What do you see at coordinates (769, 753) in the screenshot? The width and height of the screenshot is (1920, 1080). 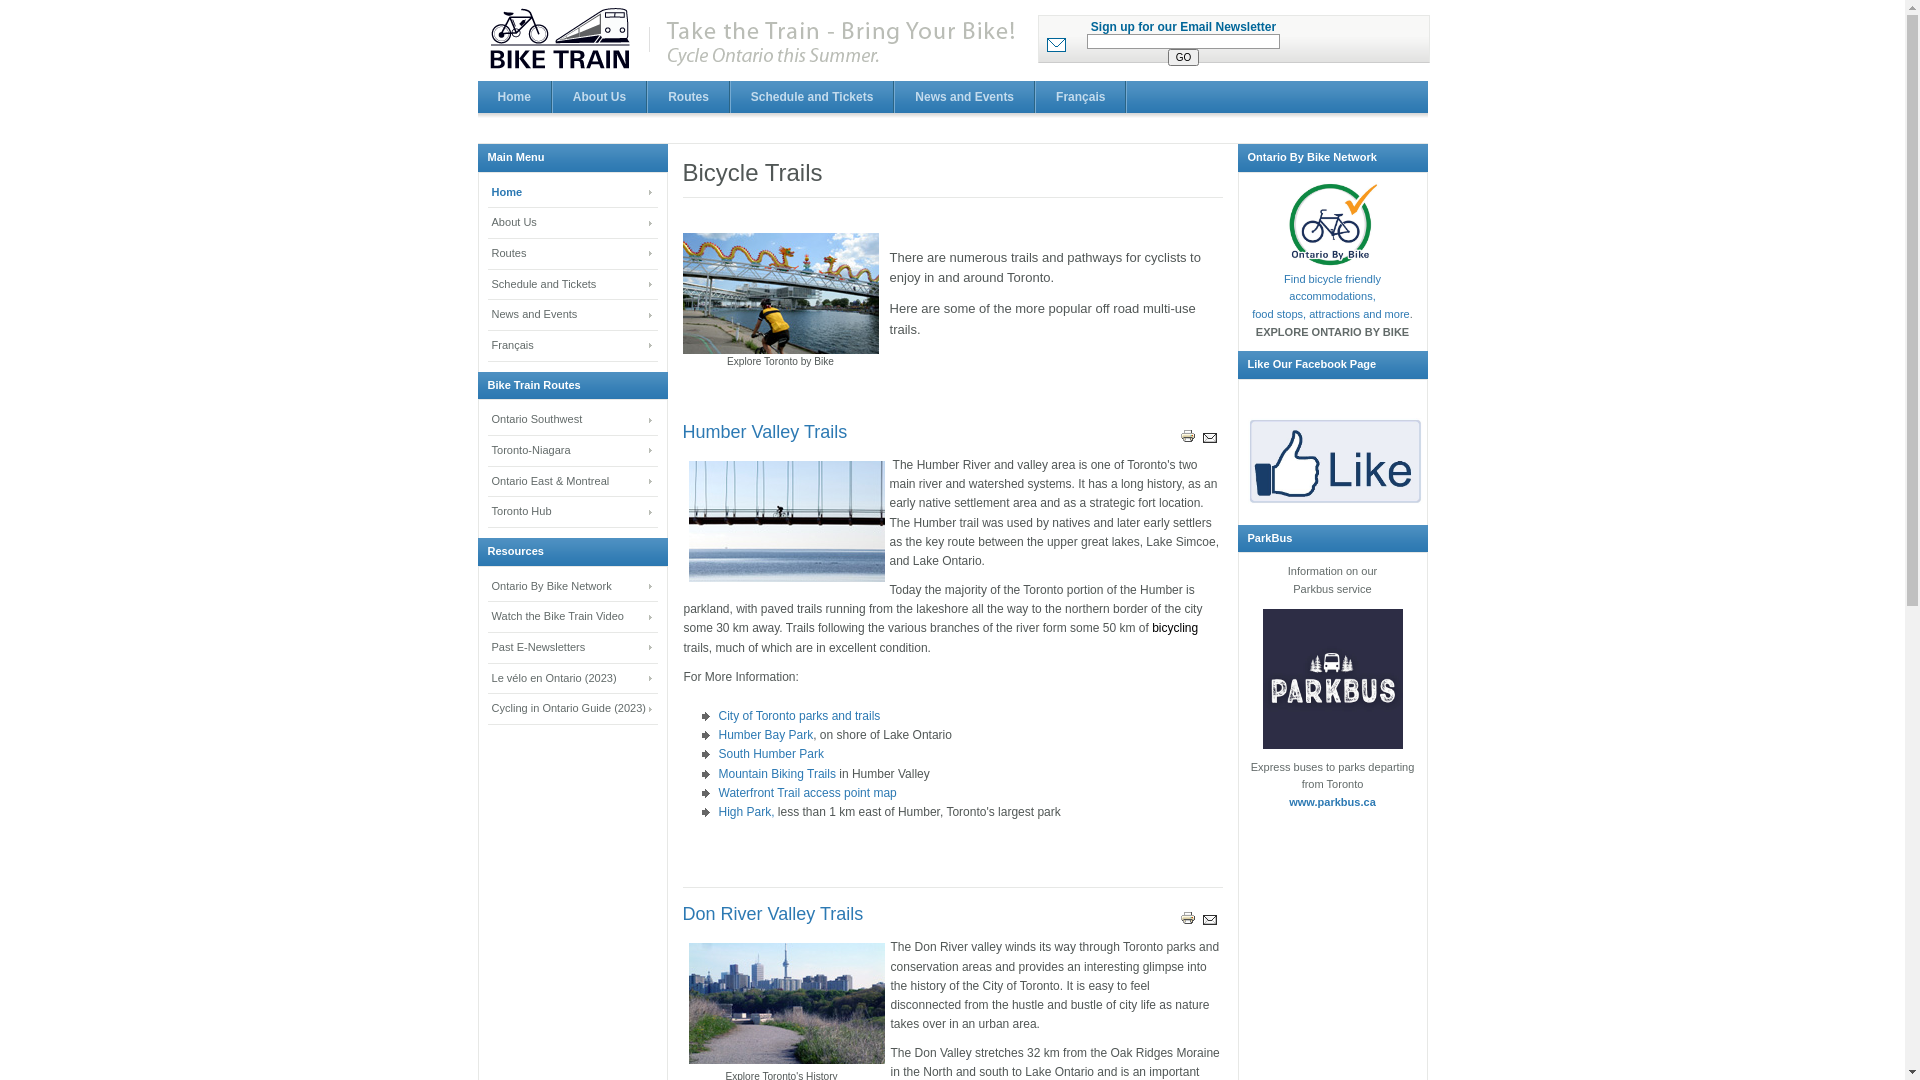 I see `'South Humber Park'` at bounding box center [769, 753].